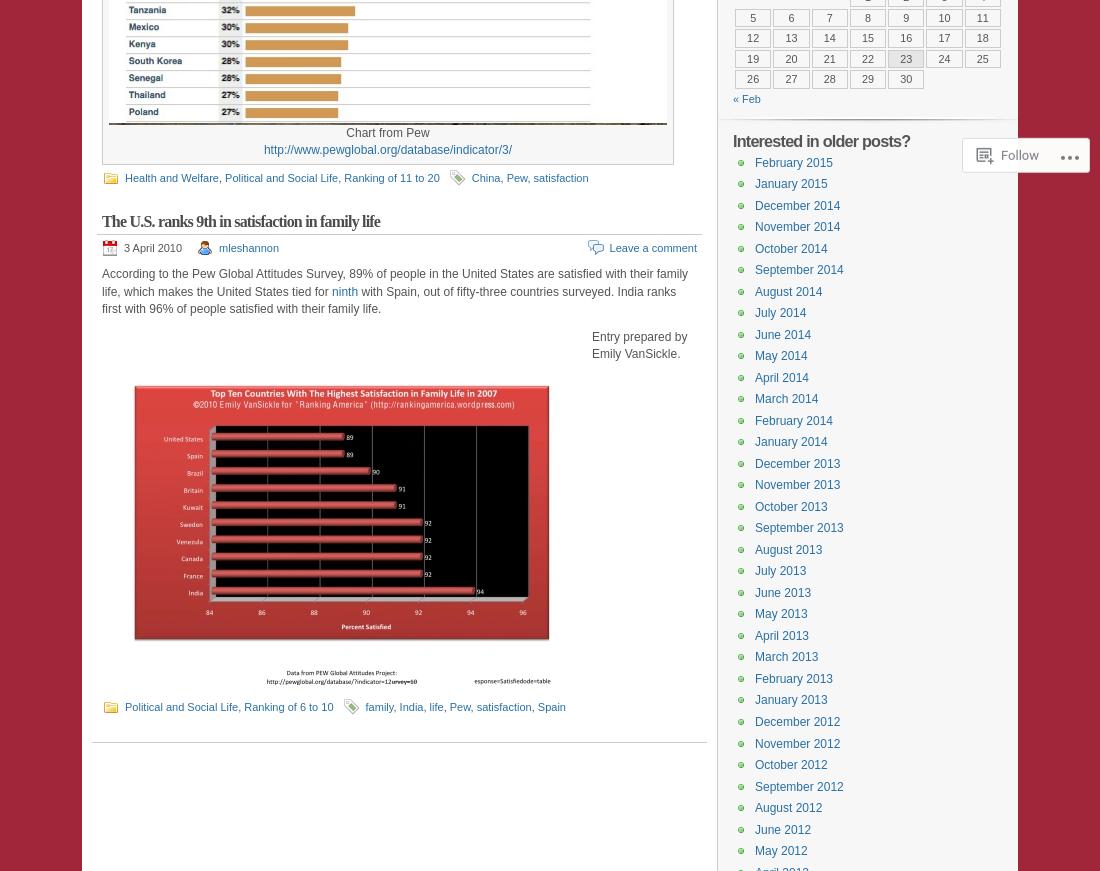 The width and height of the screenshot is (1100, 871). What do you see at coordinates (751, 36) in the screenshot?
I see `'12'` at bounding box center [751, 36].